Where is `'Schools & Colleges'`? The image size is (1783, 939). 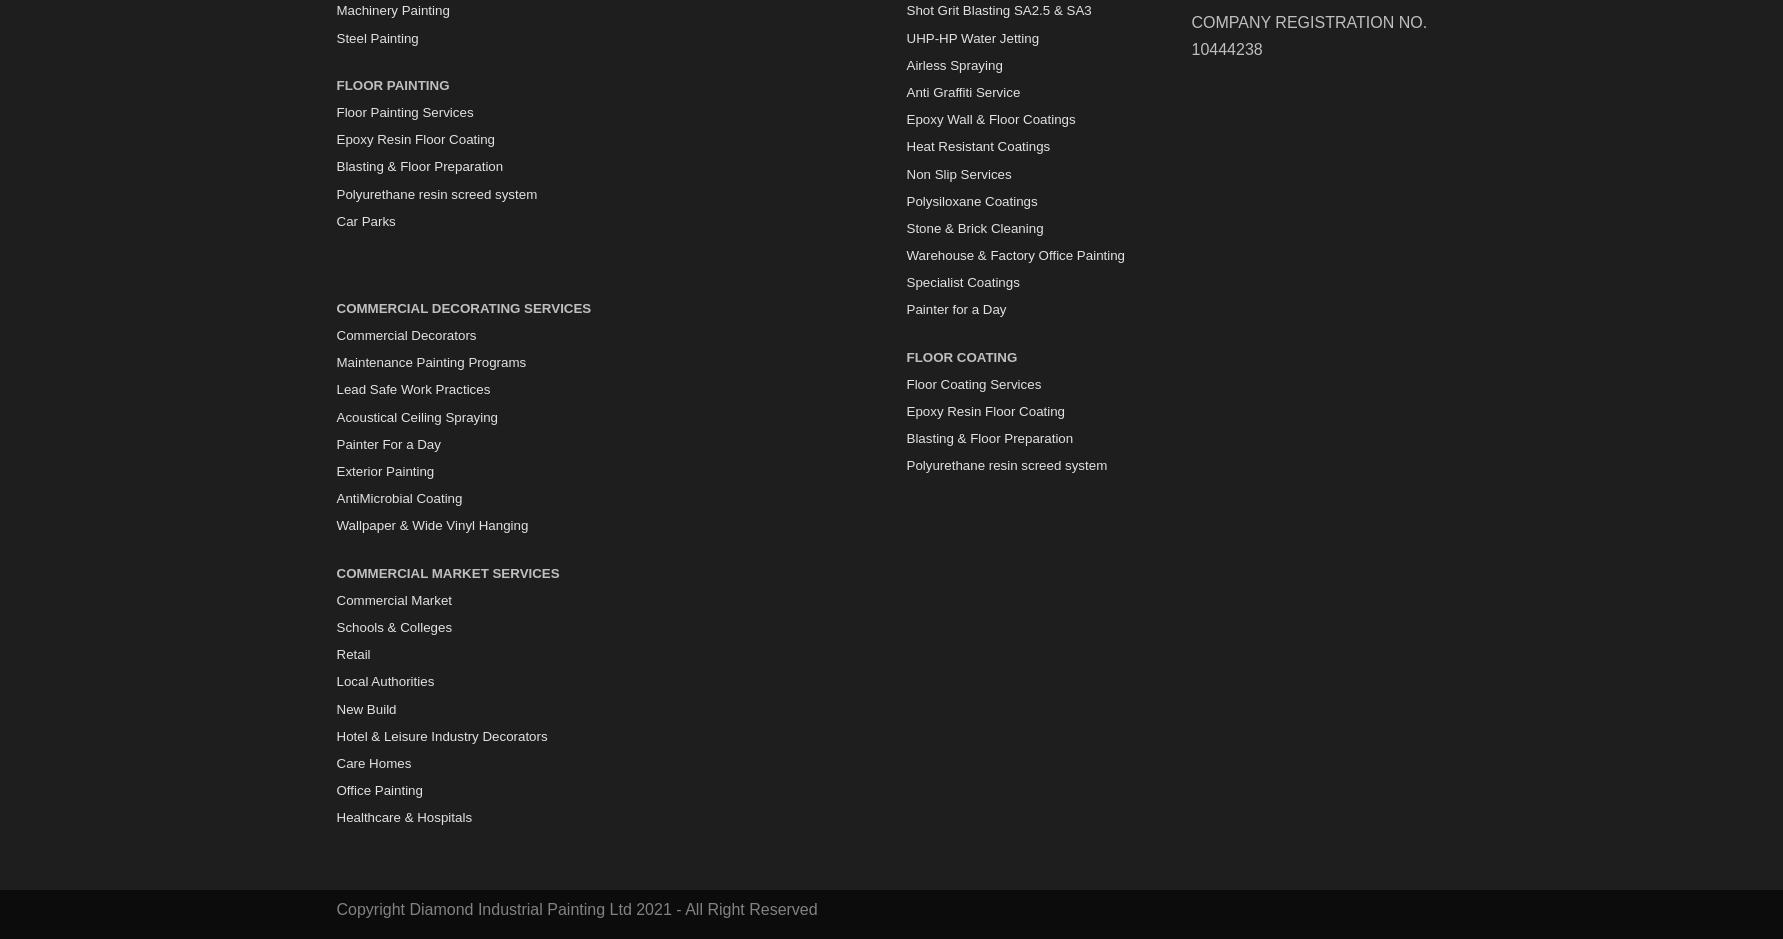
'Schools & Colleges' is located at coordinates (393, 625).